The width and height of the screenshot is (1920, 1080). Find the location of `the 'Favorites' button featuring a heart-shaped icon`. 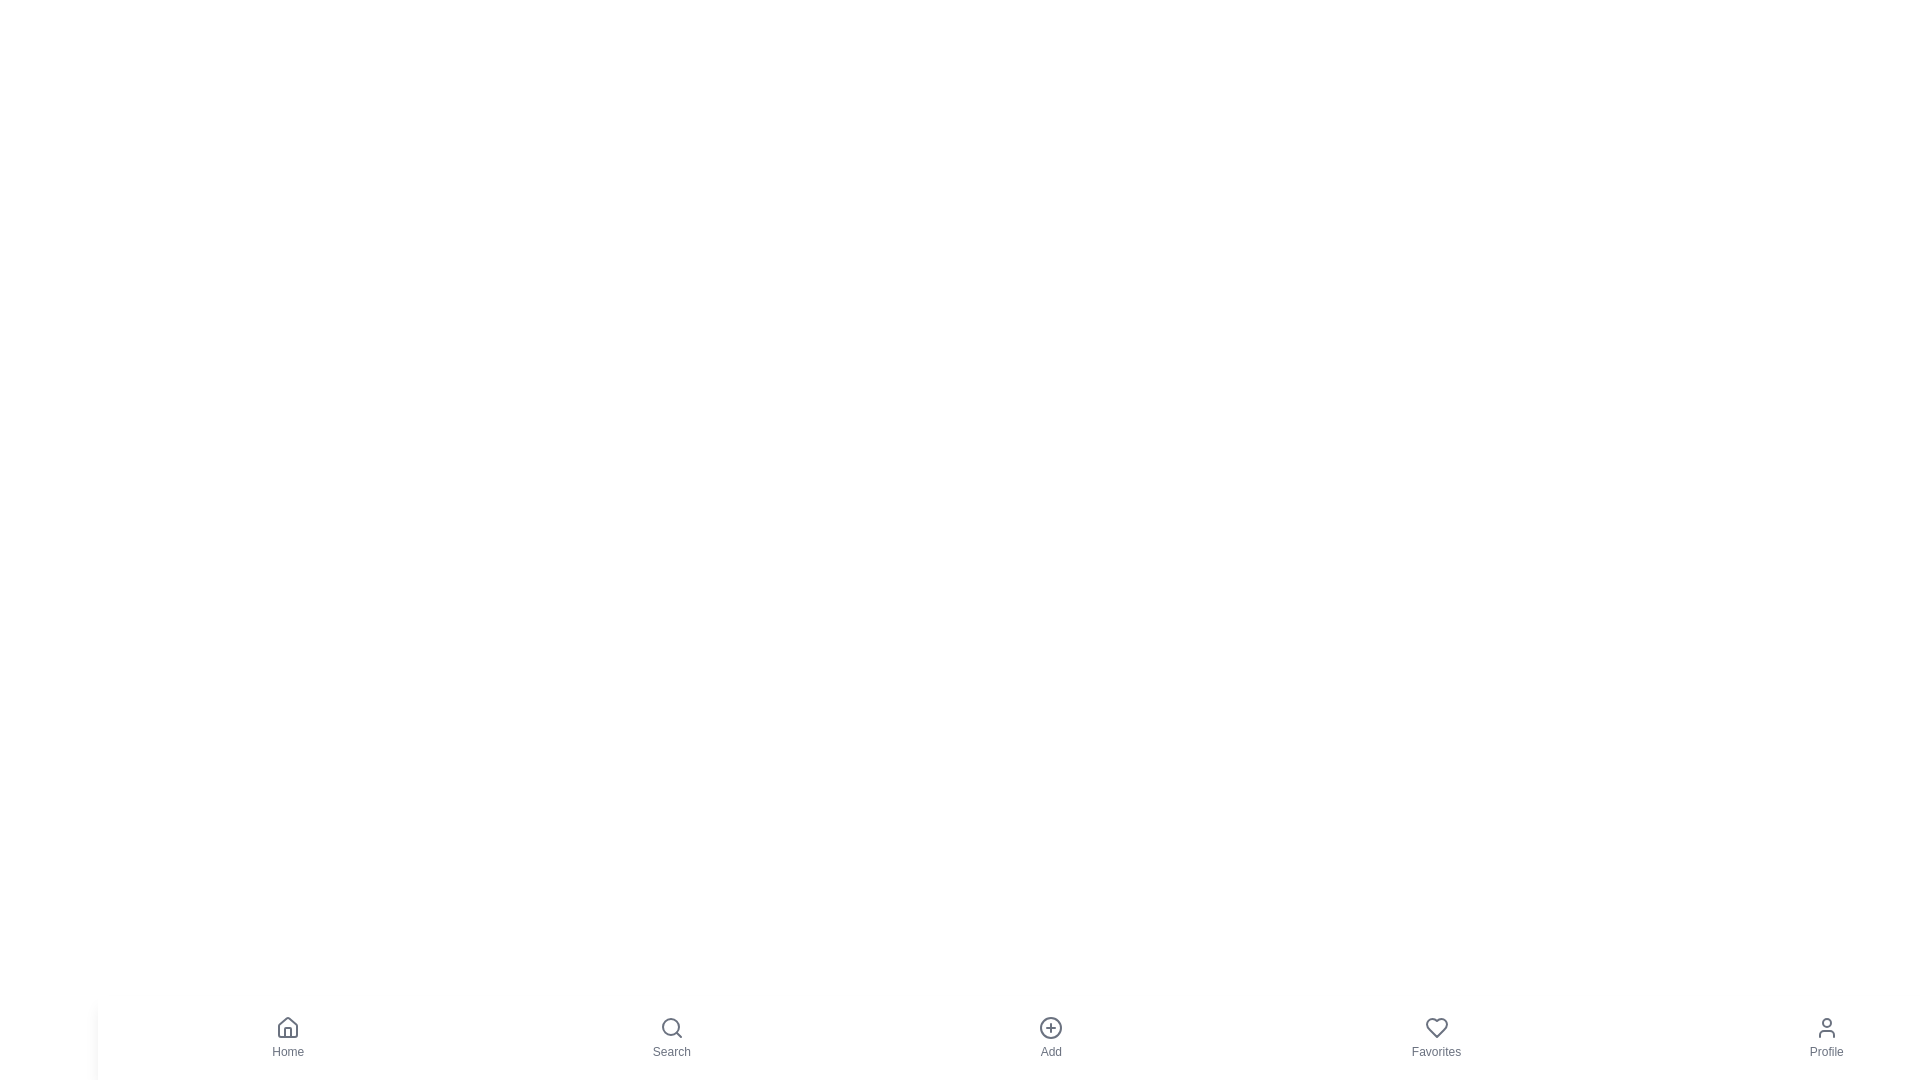

the 'Favorites' button featuring a heart-shaped icon is located at coordinates (1434, 1036).